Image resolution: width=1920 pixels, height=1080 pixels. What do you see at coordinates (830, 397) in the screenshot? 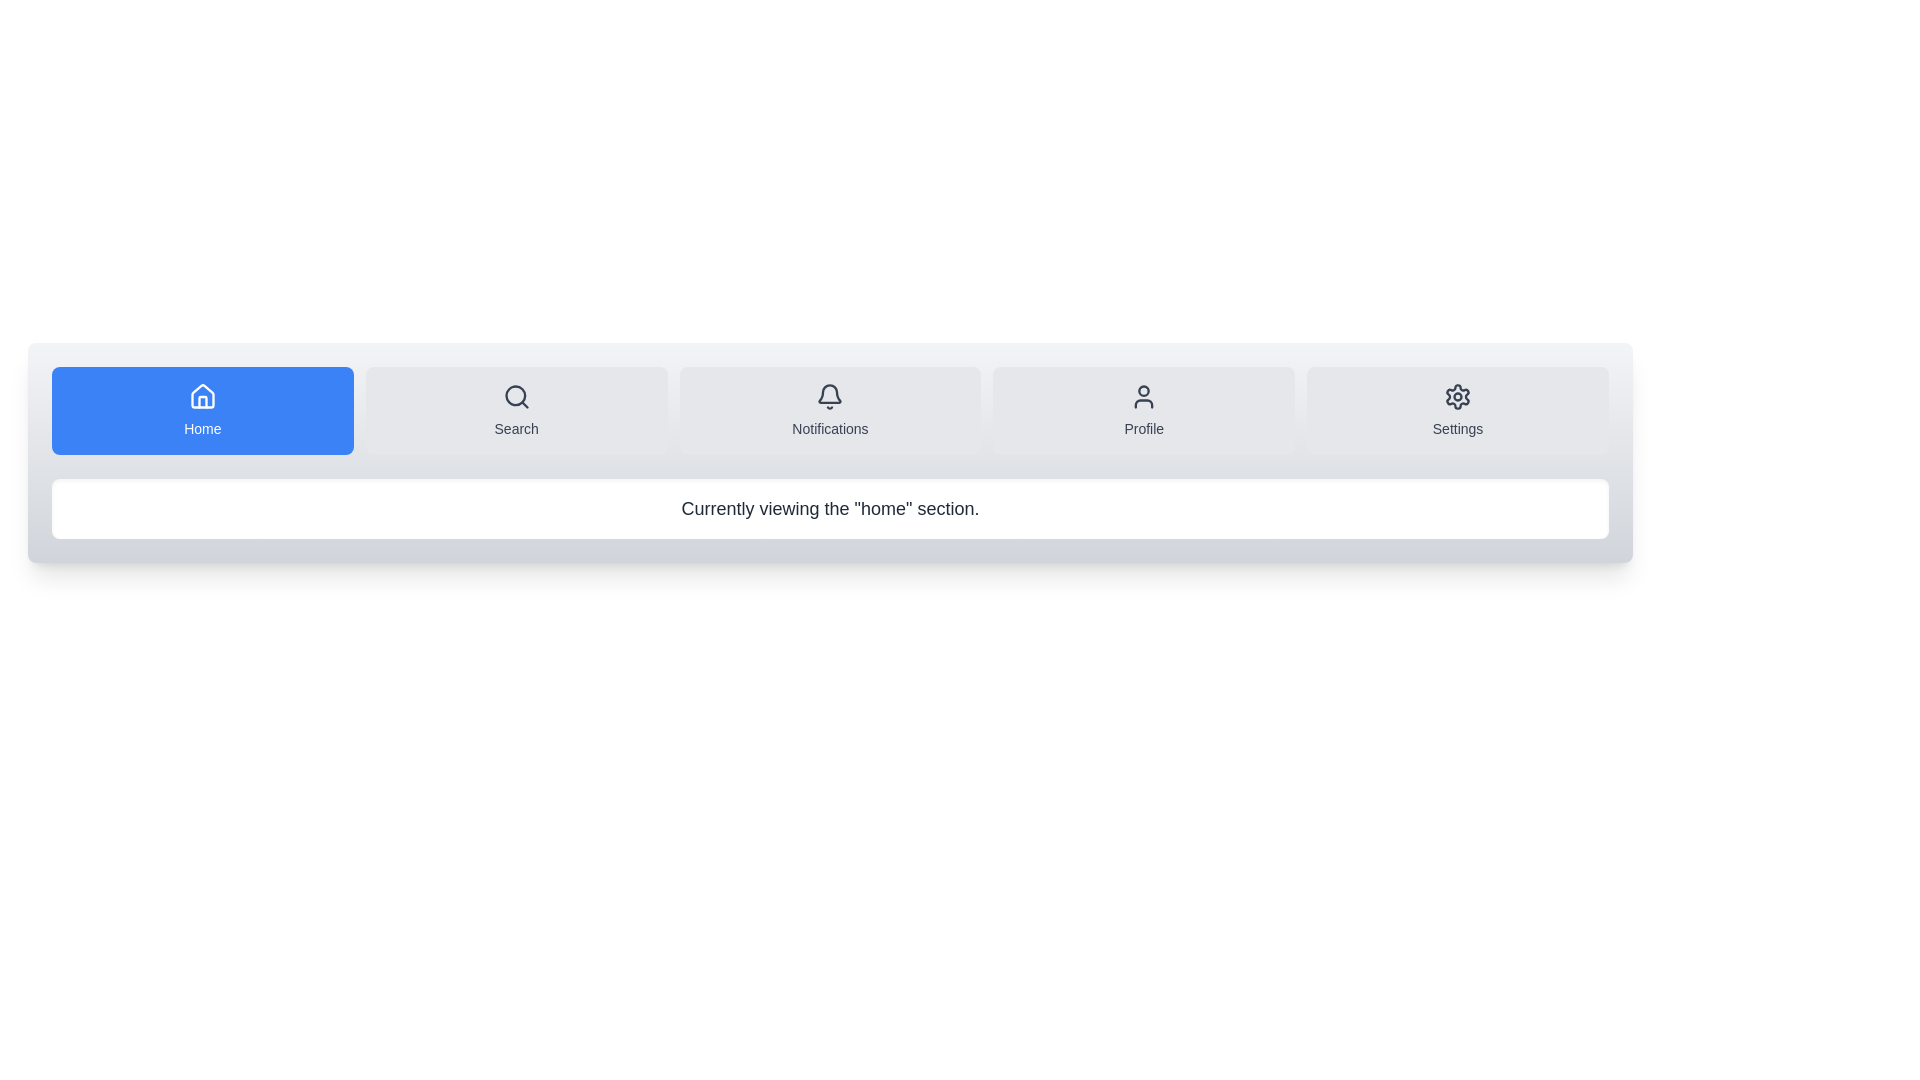
I see `the notifications icon, represented by a bell, located within the navigation menu` at bounding box center [830, 397].